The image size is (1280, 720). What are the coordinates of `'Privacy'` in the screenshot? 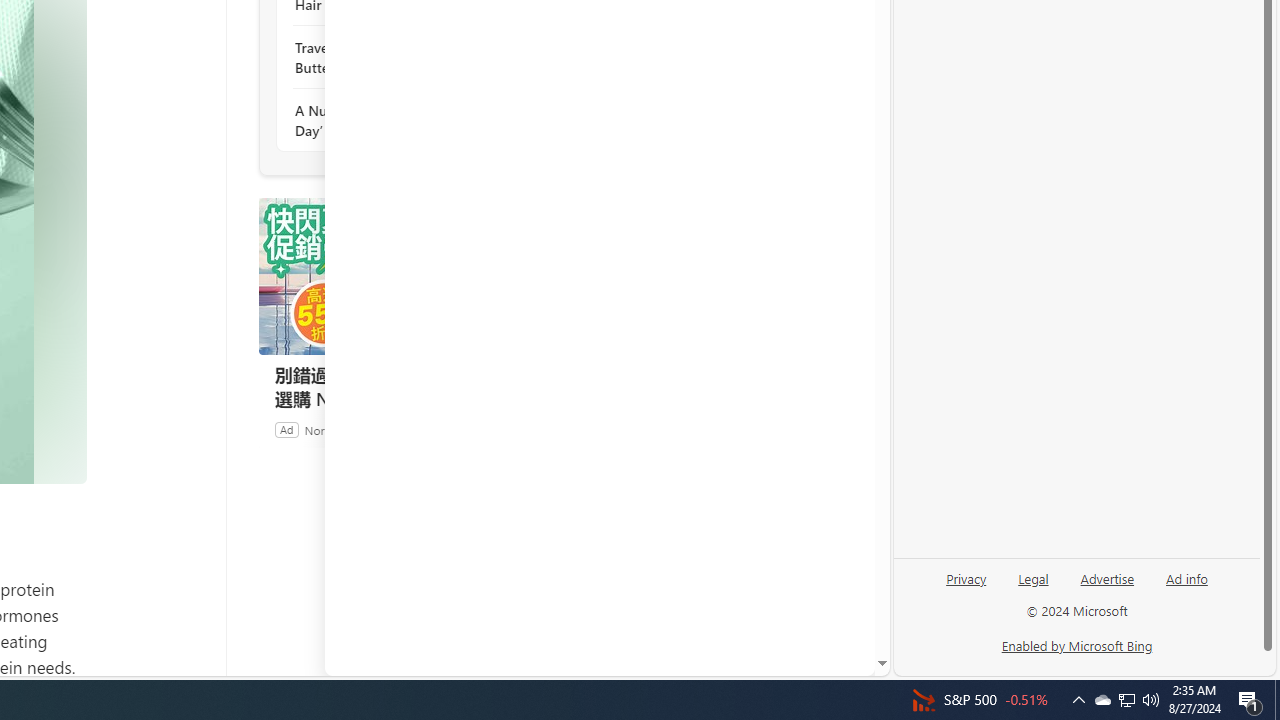 It's located at (966, 577).